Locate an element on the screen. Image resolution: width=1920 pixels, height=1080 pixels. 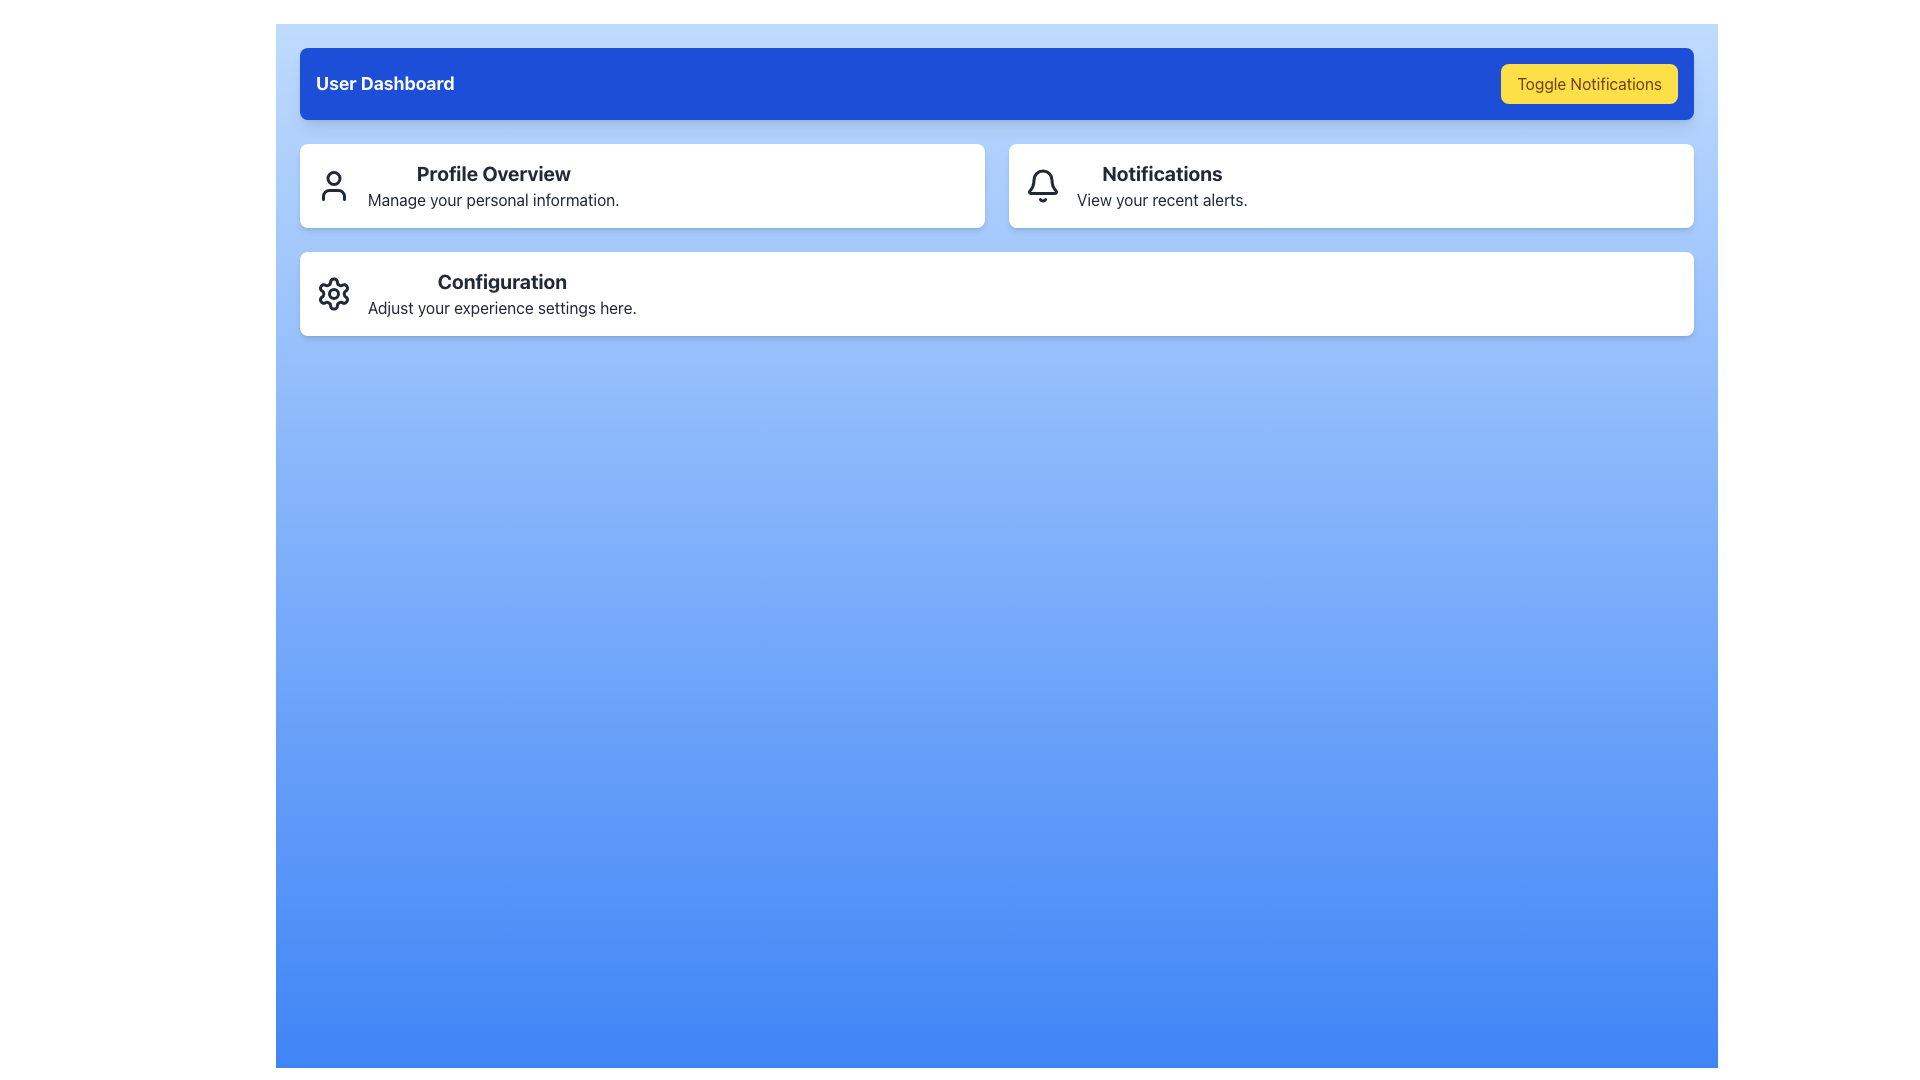
the 'Profile Overview' title text, which serves as a heading for the section below the 'User Dashboard' header is located at coordinates (493, 172).